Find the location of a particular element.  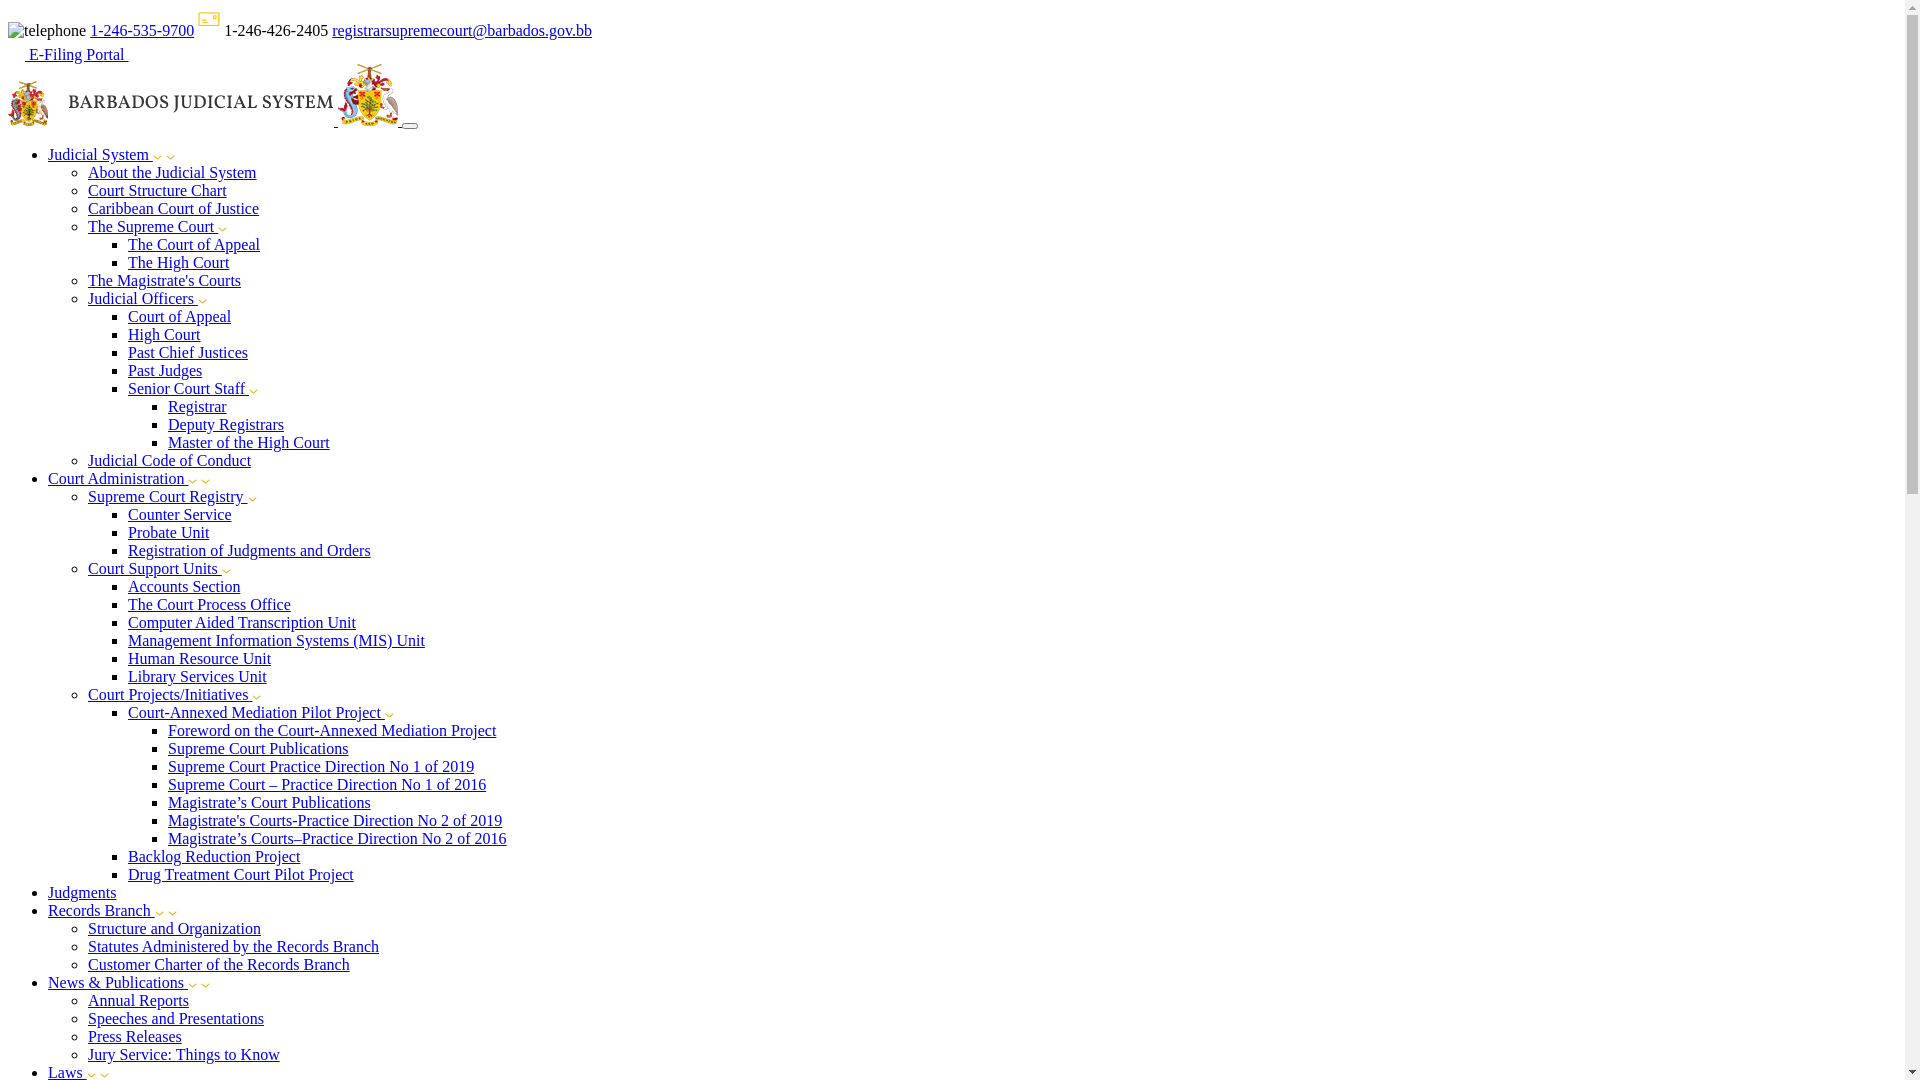

'Court-Annexed Mediation Pilot Project' is located at coordinates (255, 711).